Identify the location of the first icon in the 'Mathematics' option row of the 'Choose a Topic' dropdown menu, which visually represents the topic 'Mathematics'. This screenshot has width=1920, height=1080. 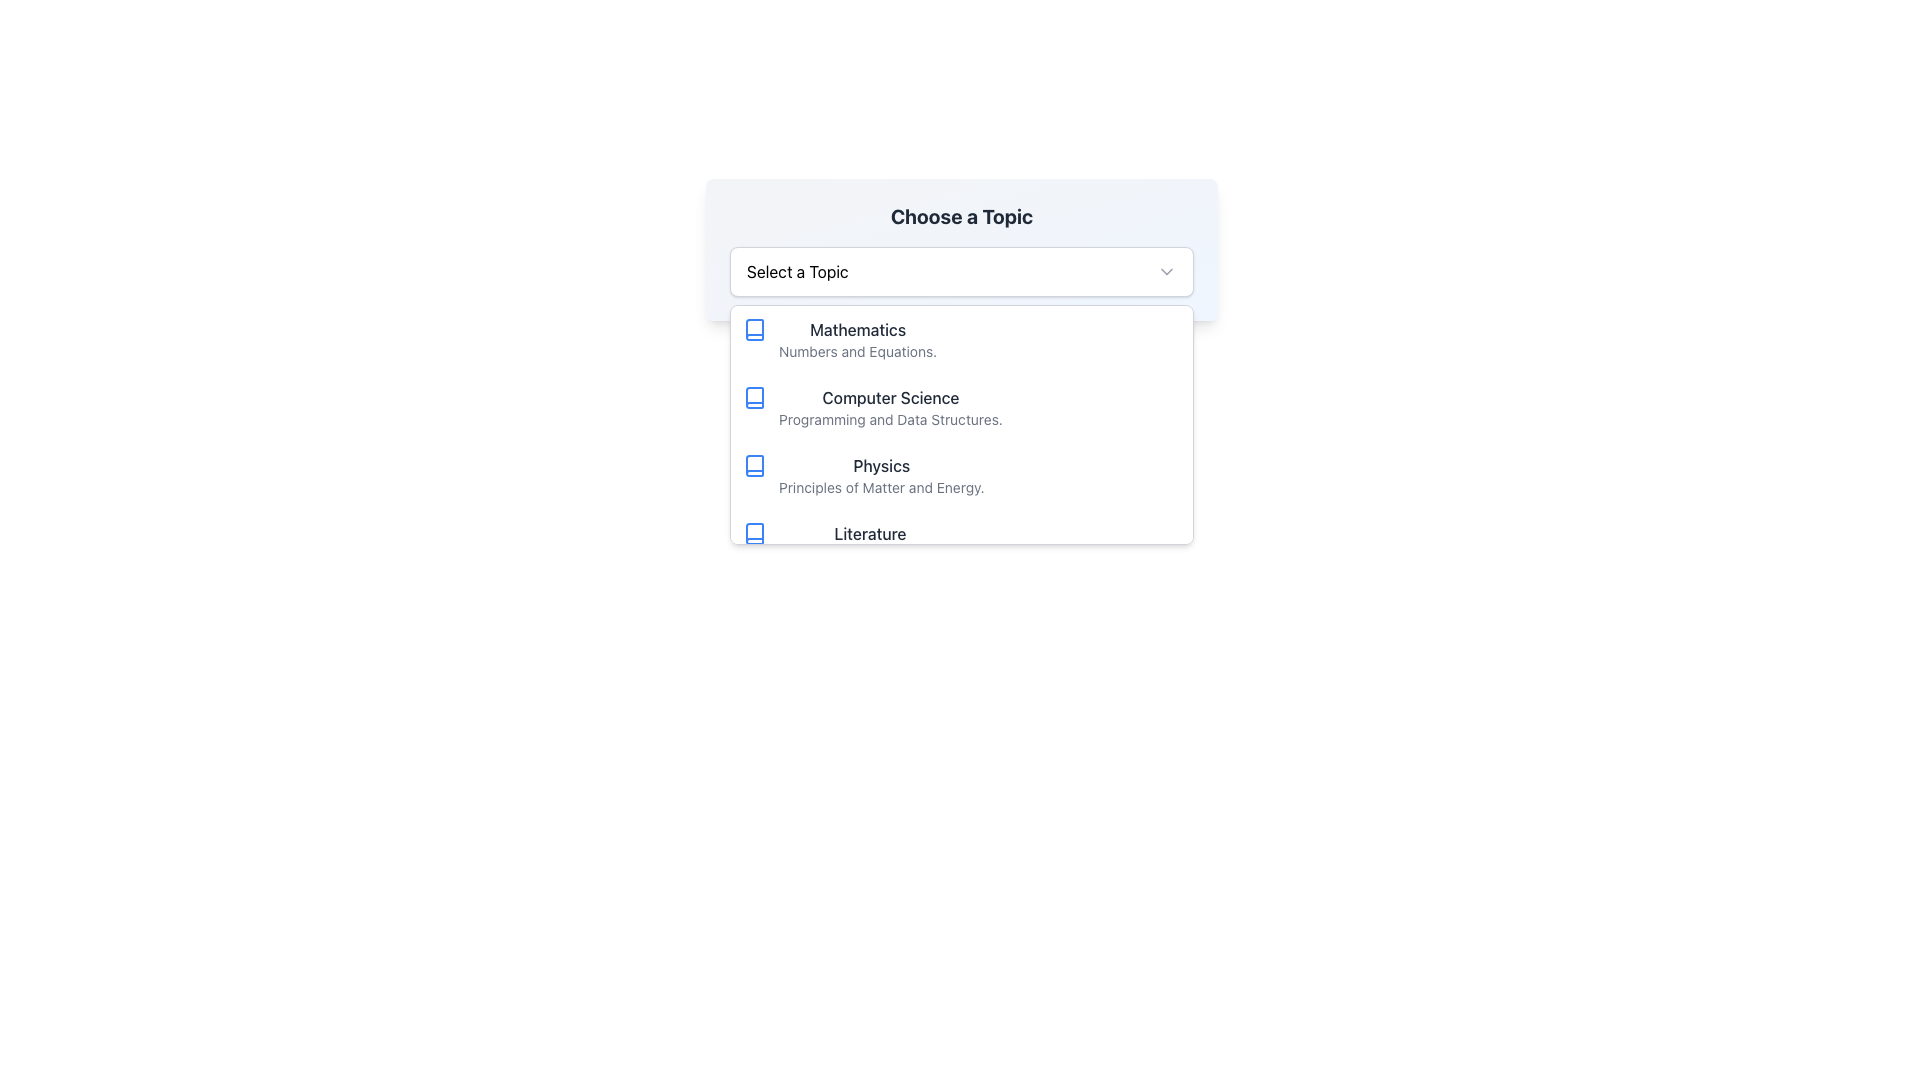
(753, 329).